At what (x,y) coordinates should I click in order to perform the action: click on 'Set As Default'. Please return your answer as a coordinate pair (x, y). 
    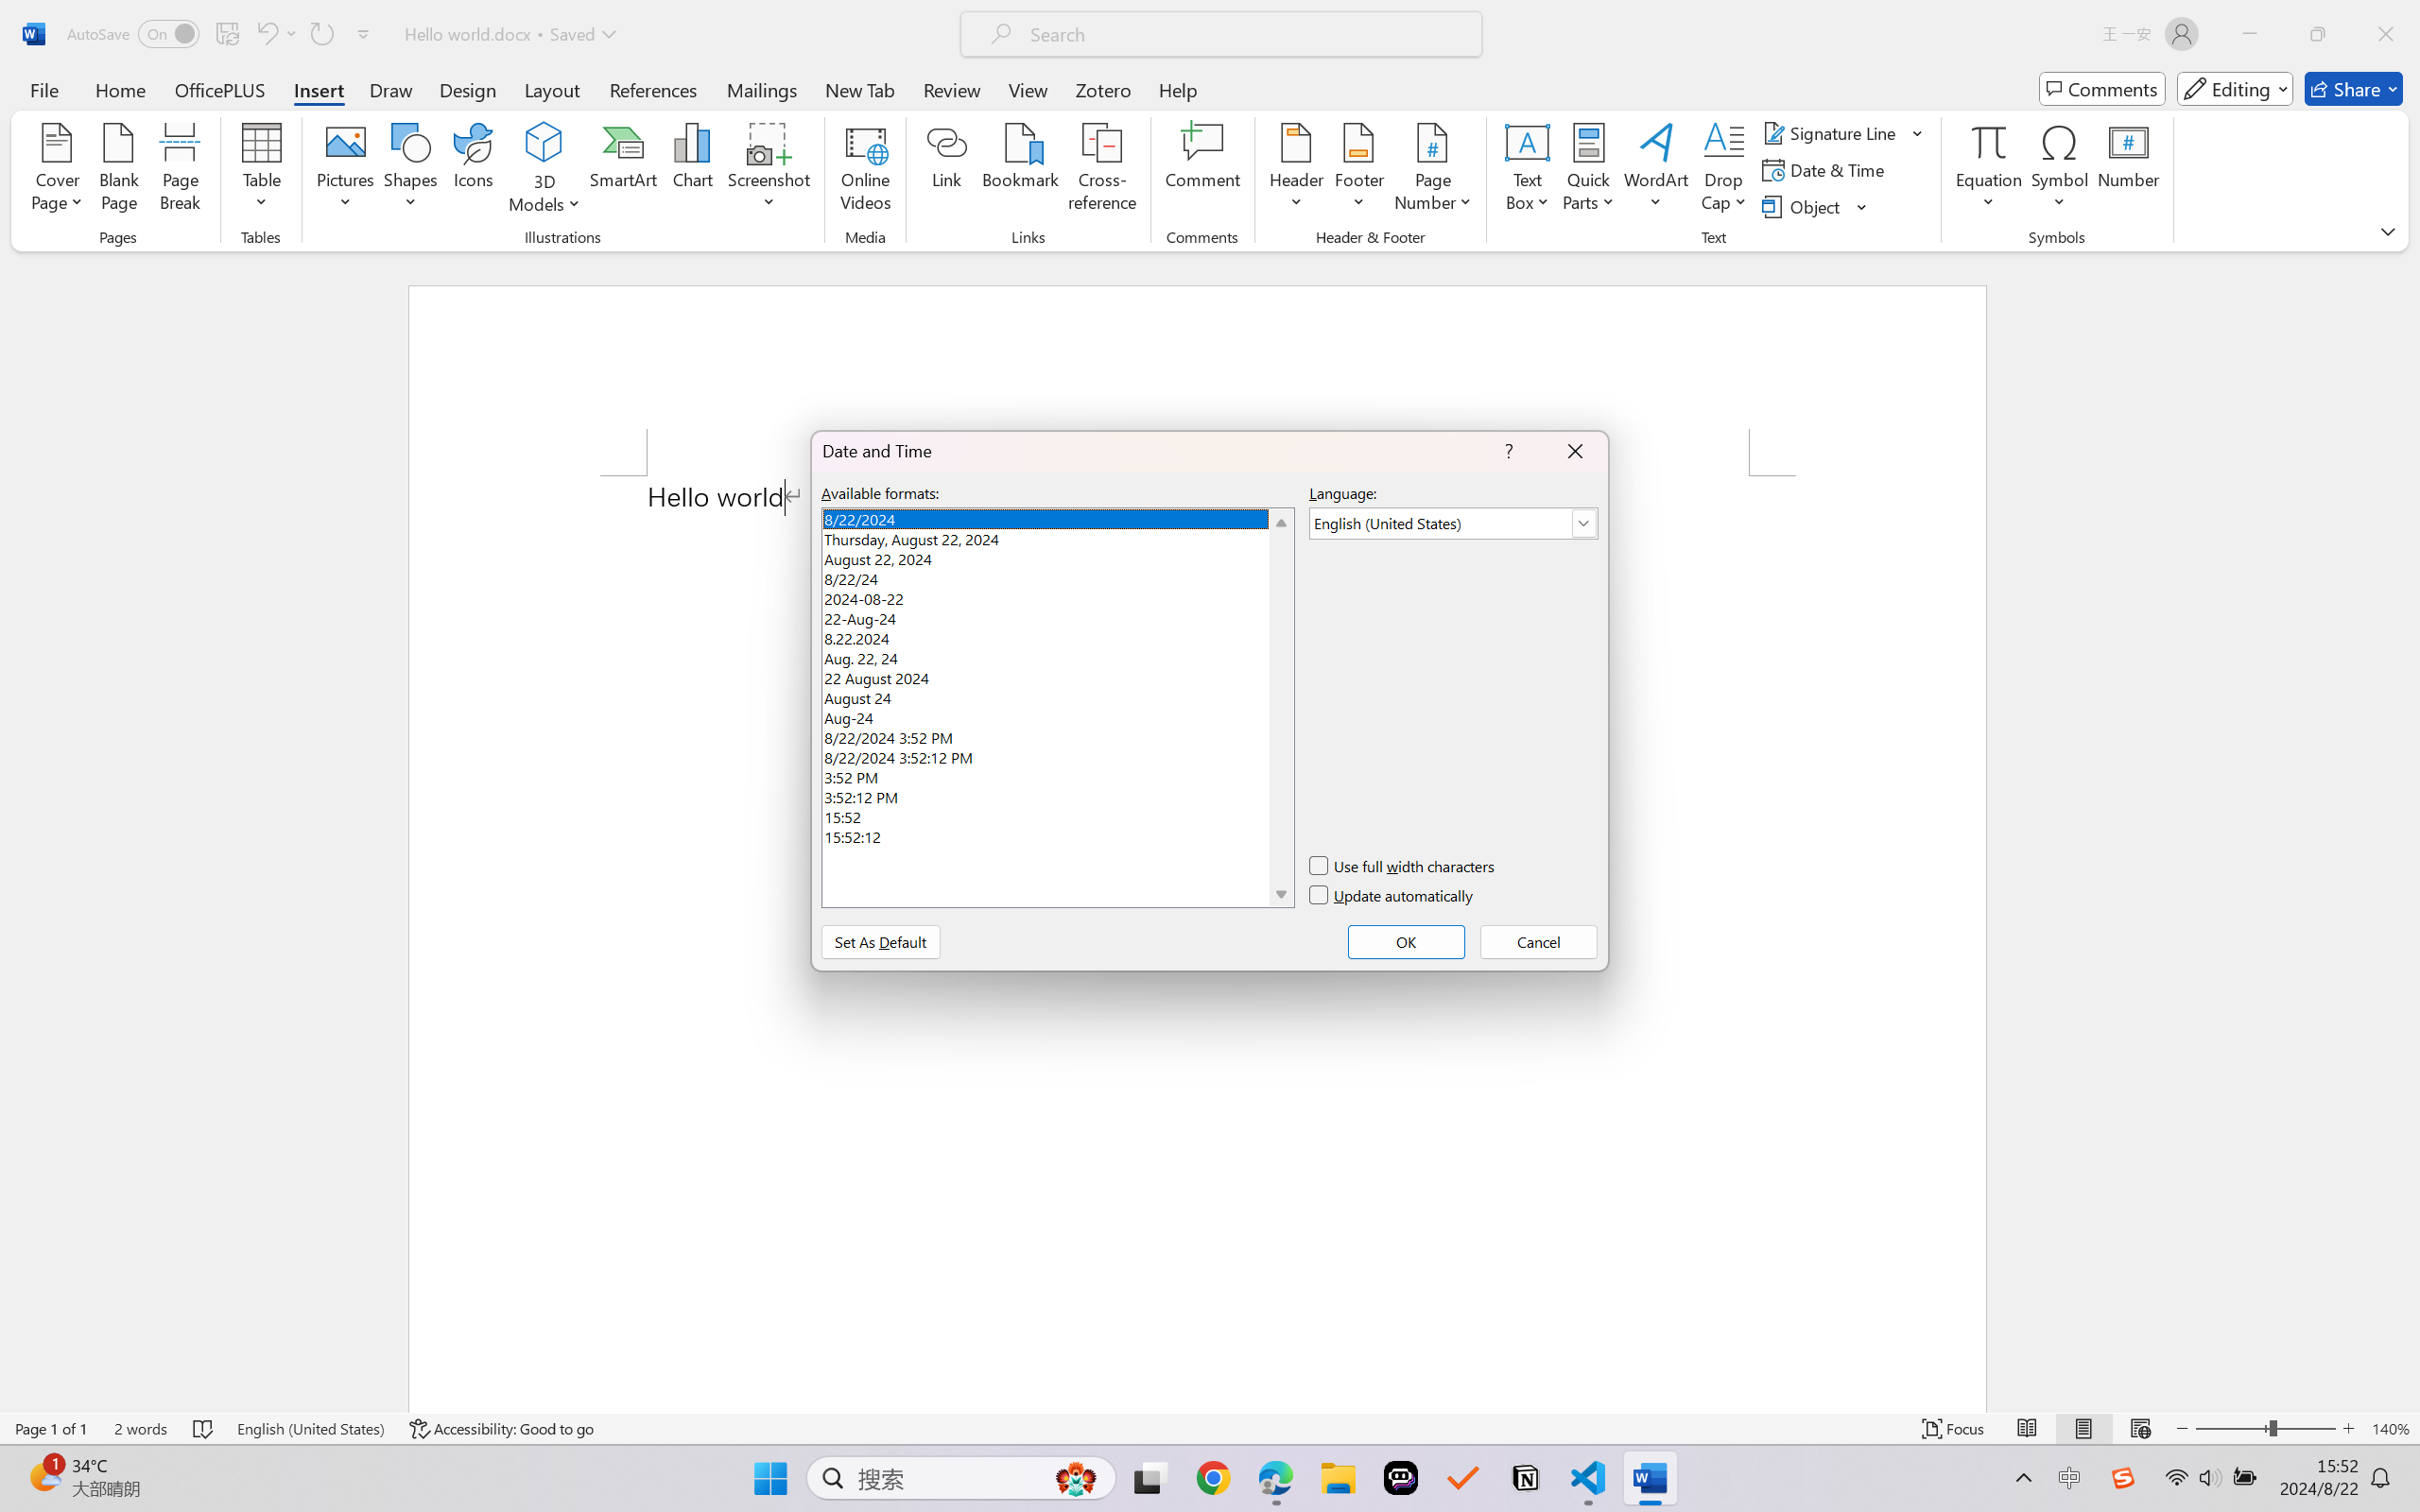
    Looking at the image, I should click on (879, 940).